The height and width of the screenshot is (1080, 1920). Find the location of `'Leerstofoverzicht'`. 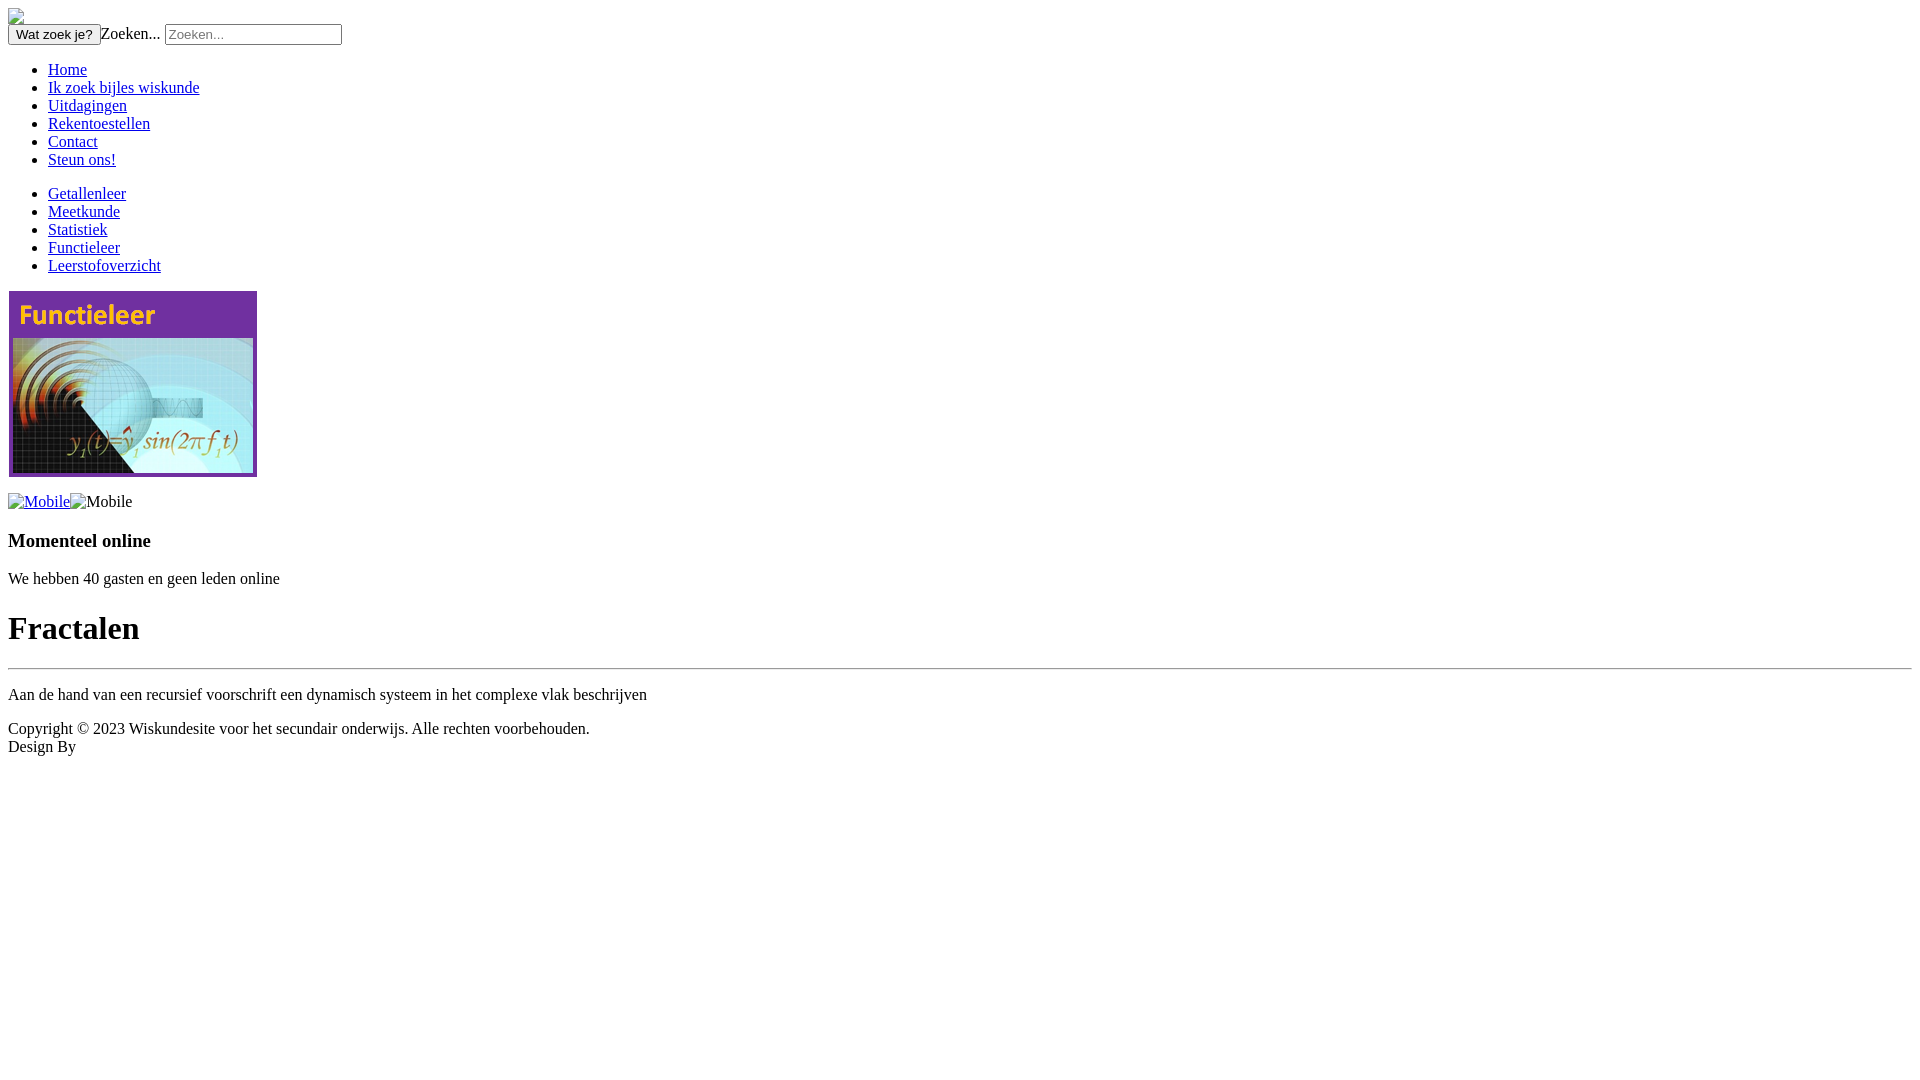

'Leerstofoverzicht' is located at coordinates (103, 264).